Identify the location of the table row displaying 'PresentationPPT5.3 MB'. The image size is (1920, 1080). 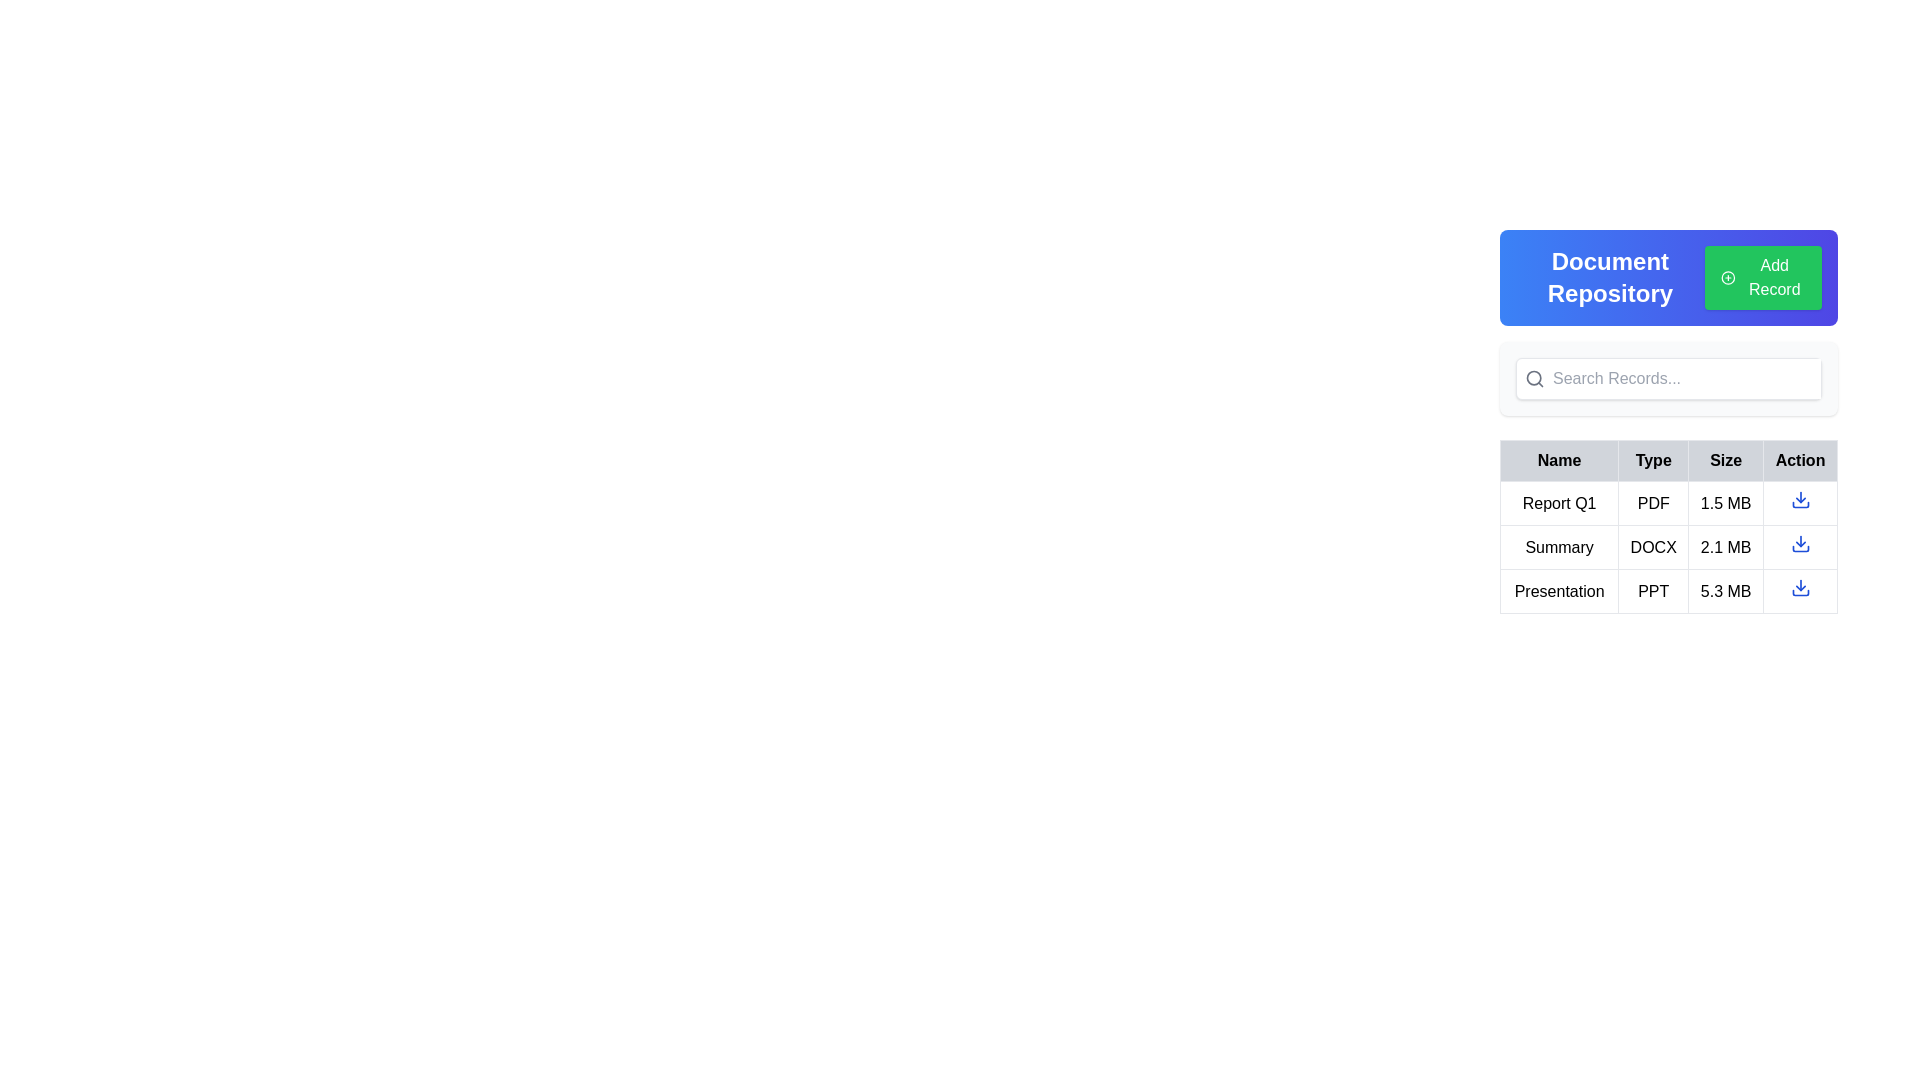
(1669, 590).